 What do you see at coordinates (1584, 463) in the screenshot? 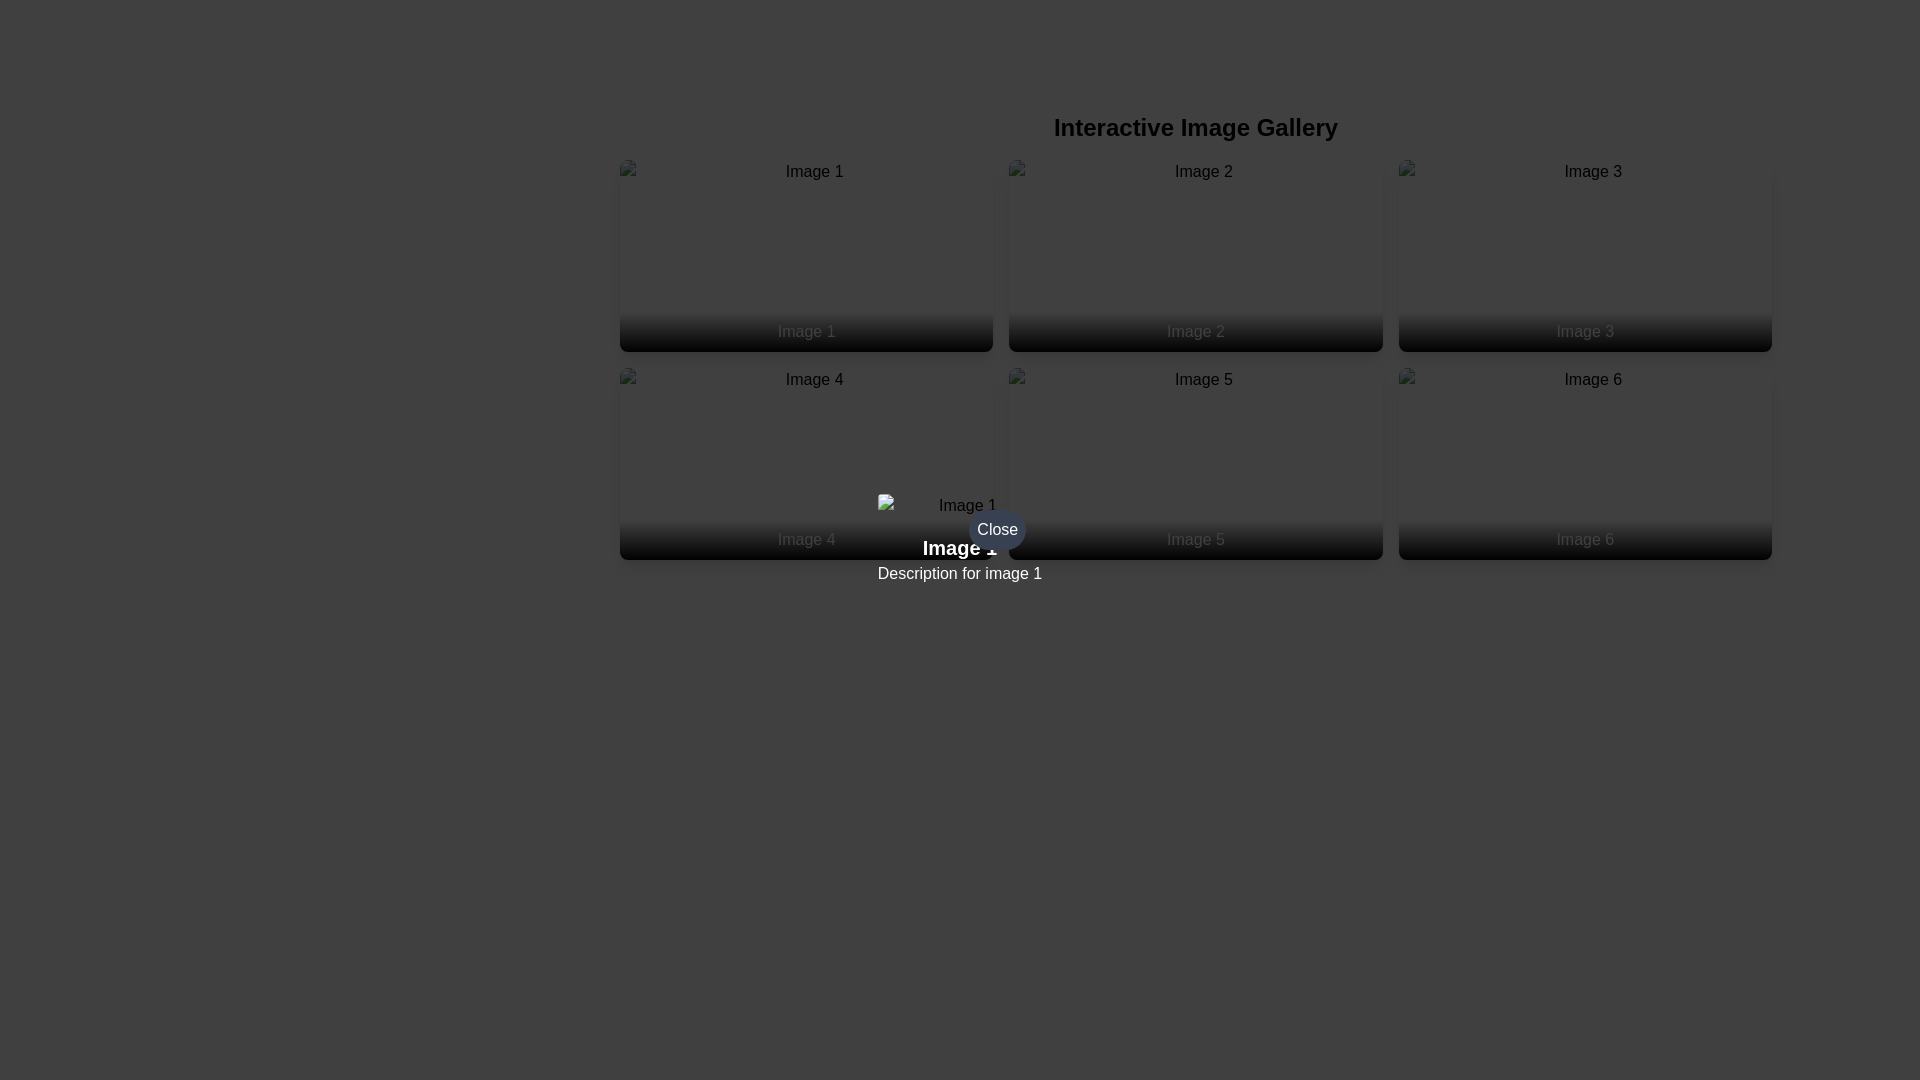
I see `the Interactive Image Card that displays 'Image 6' in the lower-right corner of the grid layout` at bounding box center [1584, 463].